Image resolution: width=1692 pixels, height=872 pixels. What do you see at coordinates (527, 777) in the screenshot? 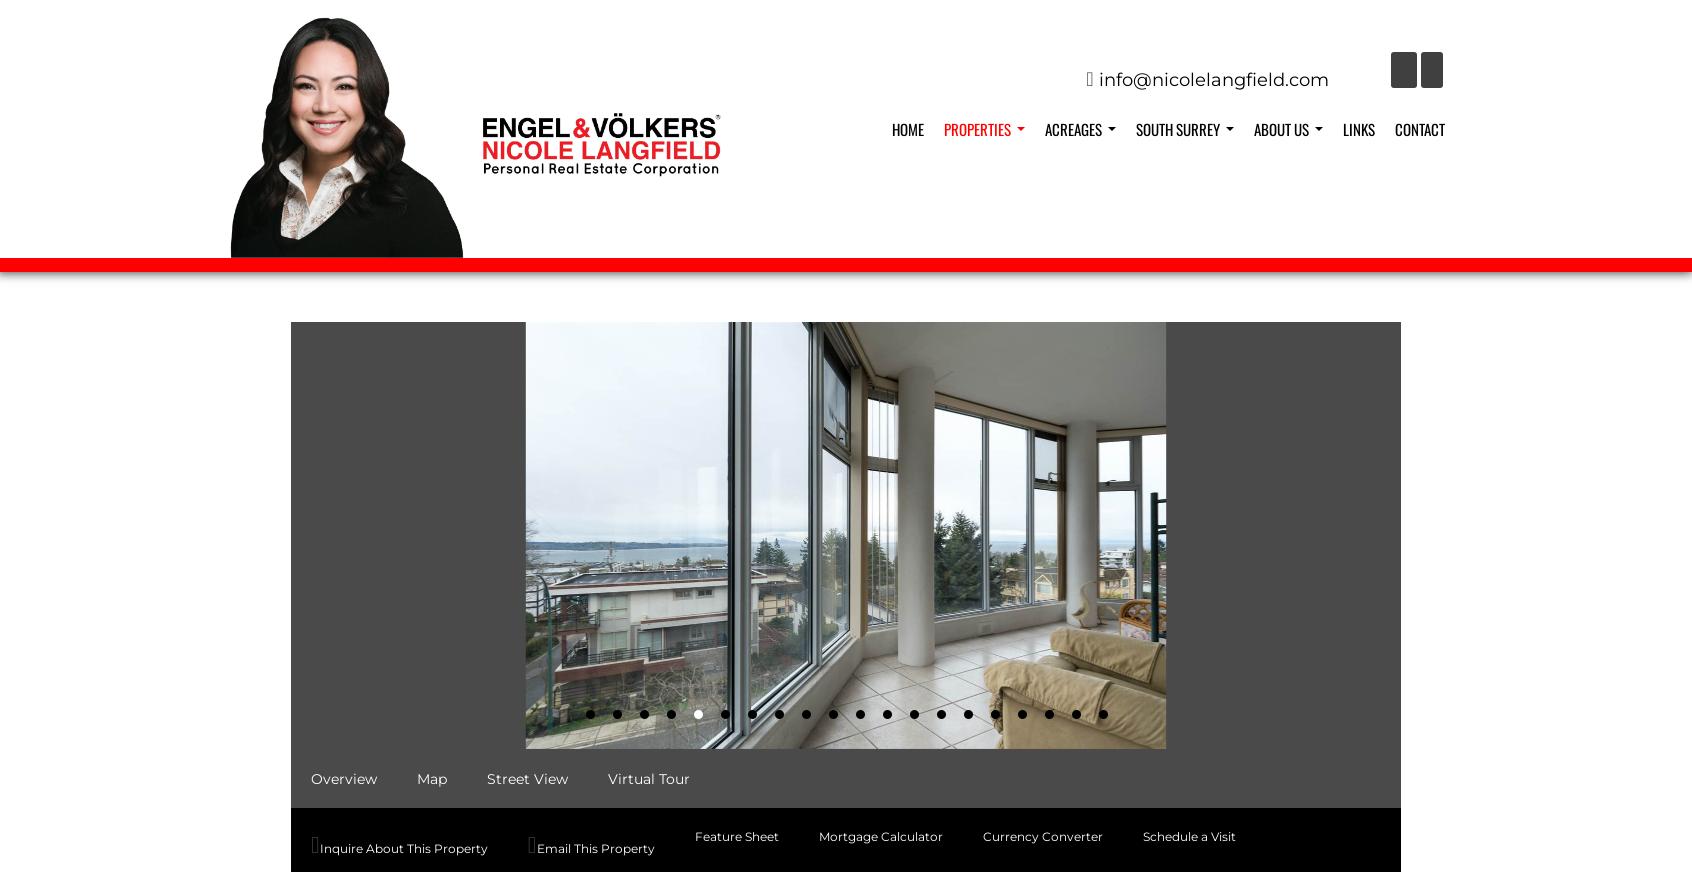
I see `'Street View'` at bounding box center [527, 777].